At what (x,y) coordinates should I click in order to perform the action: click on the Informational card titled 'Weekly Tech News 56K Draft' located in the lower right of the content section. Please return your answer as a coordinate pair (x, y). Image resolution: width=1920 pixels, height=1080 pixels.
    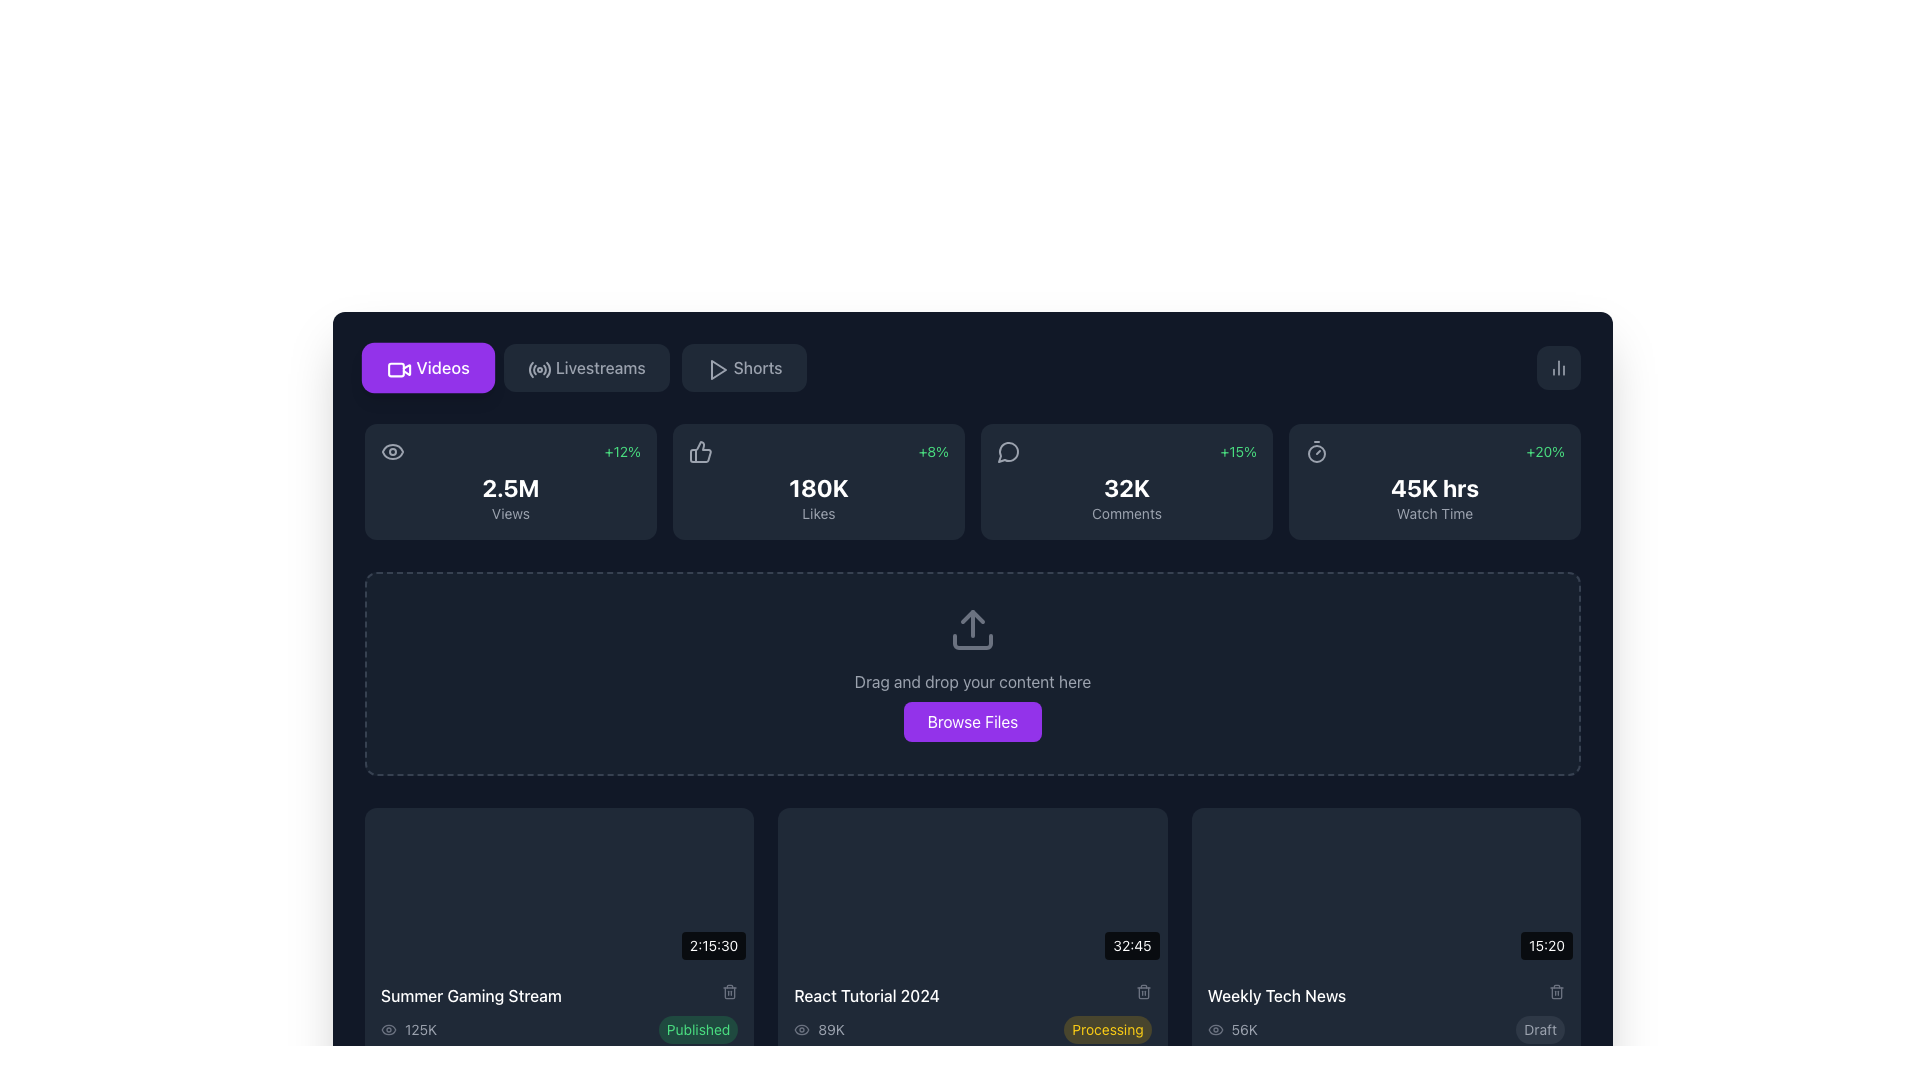
    Looking at the image, I should click on (1385, 1014).